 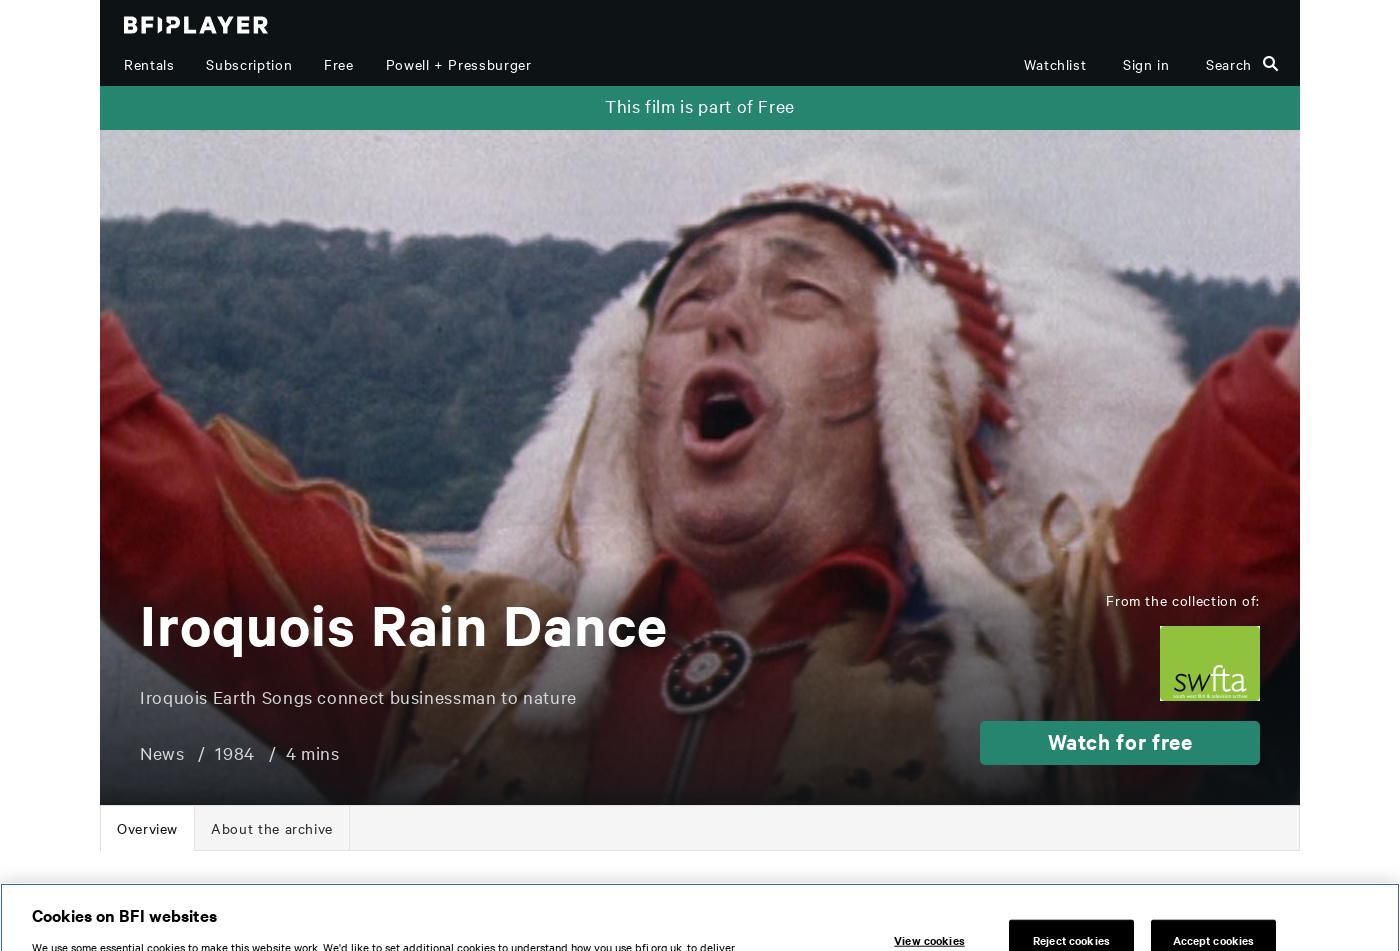 I want to click on '4 mins', so click(x=312, y=751).